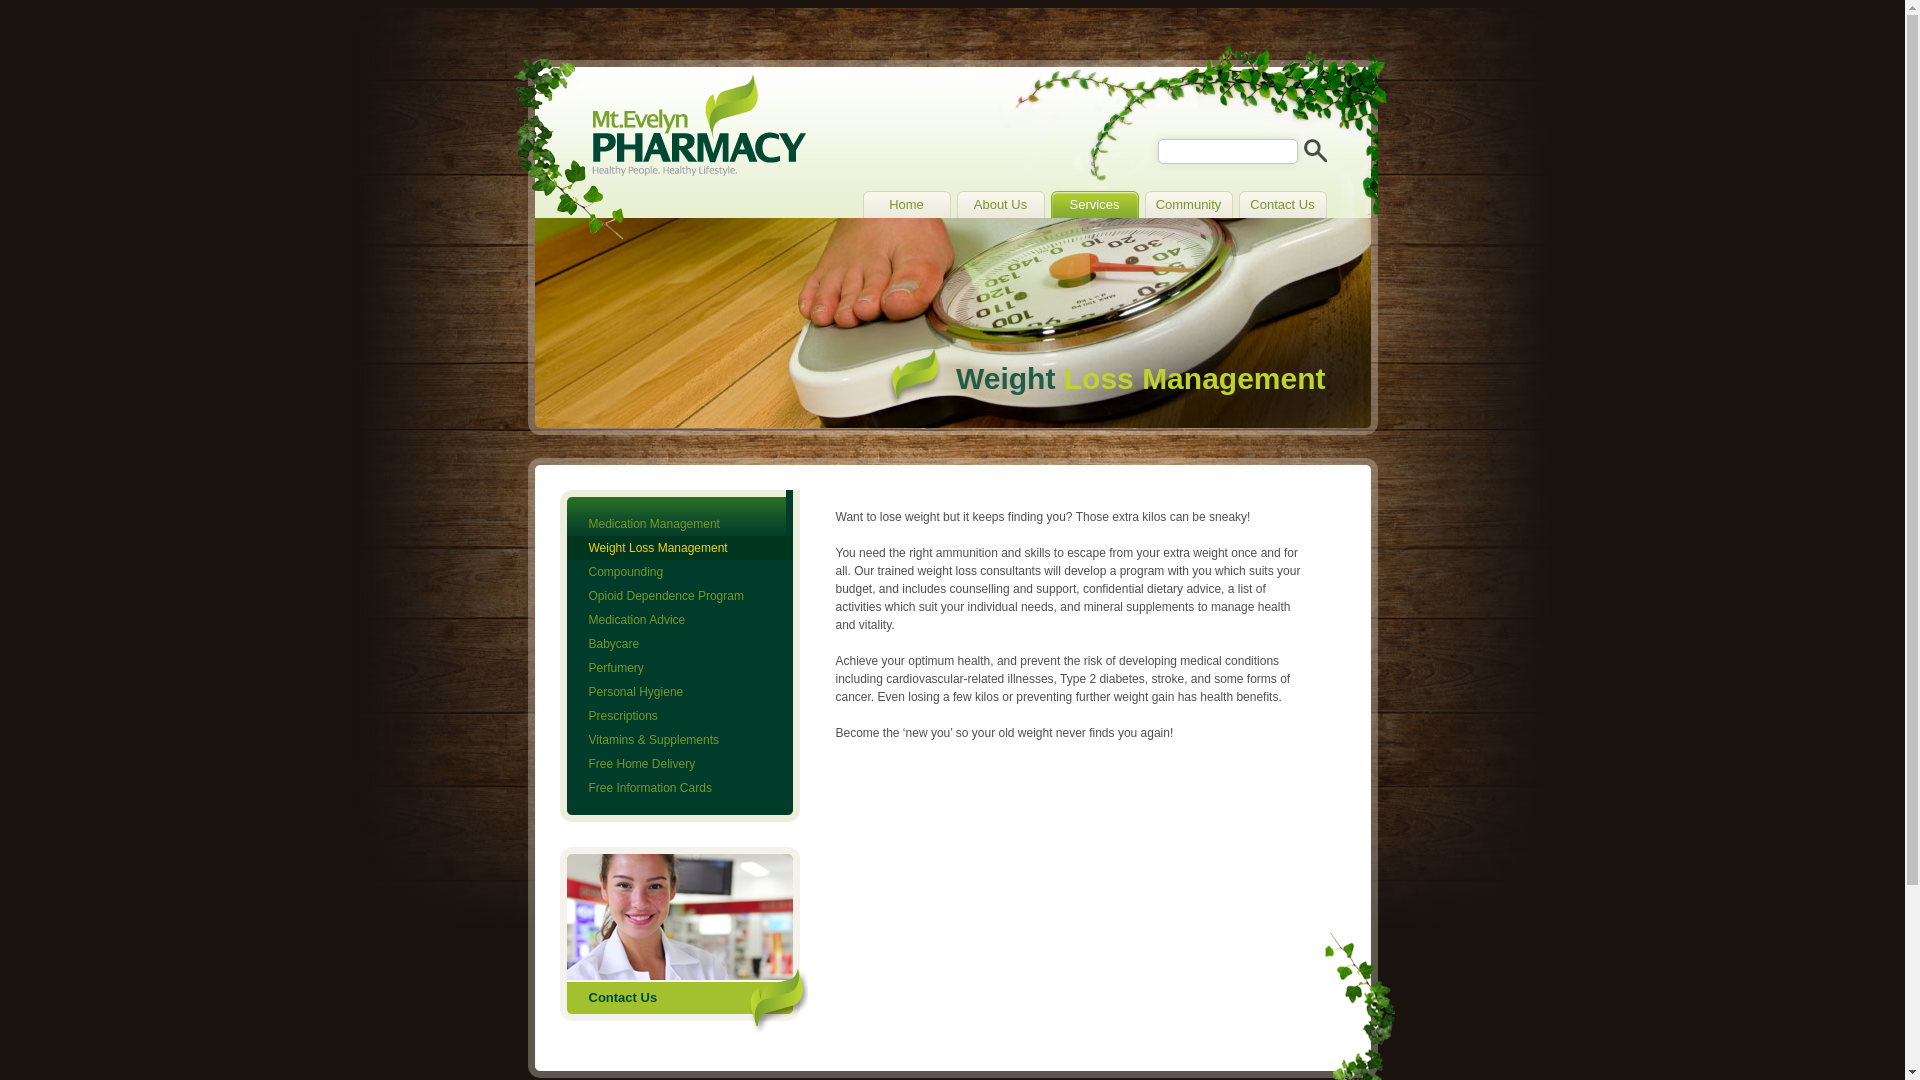 Image resolution: width=1920 pixels, height=1080 pixels. I want to click on 'Contact Us', so click(1281, 204).